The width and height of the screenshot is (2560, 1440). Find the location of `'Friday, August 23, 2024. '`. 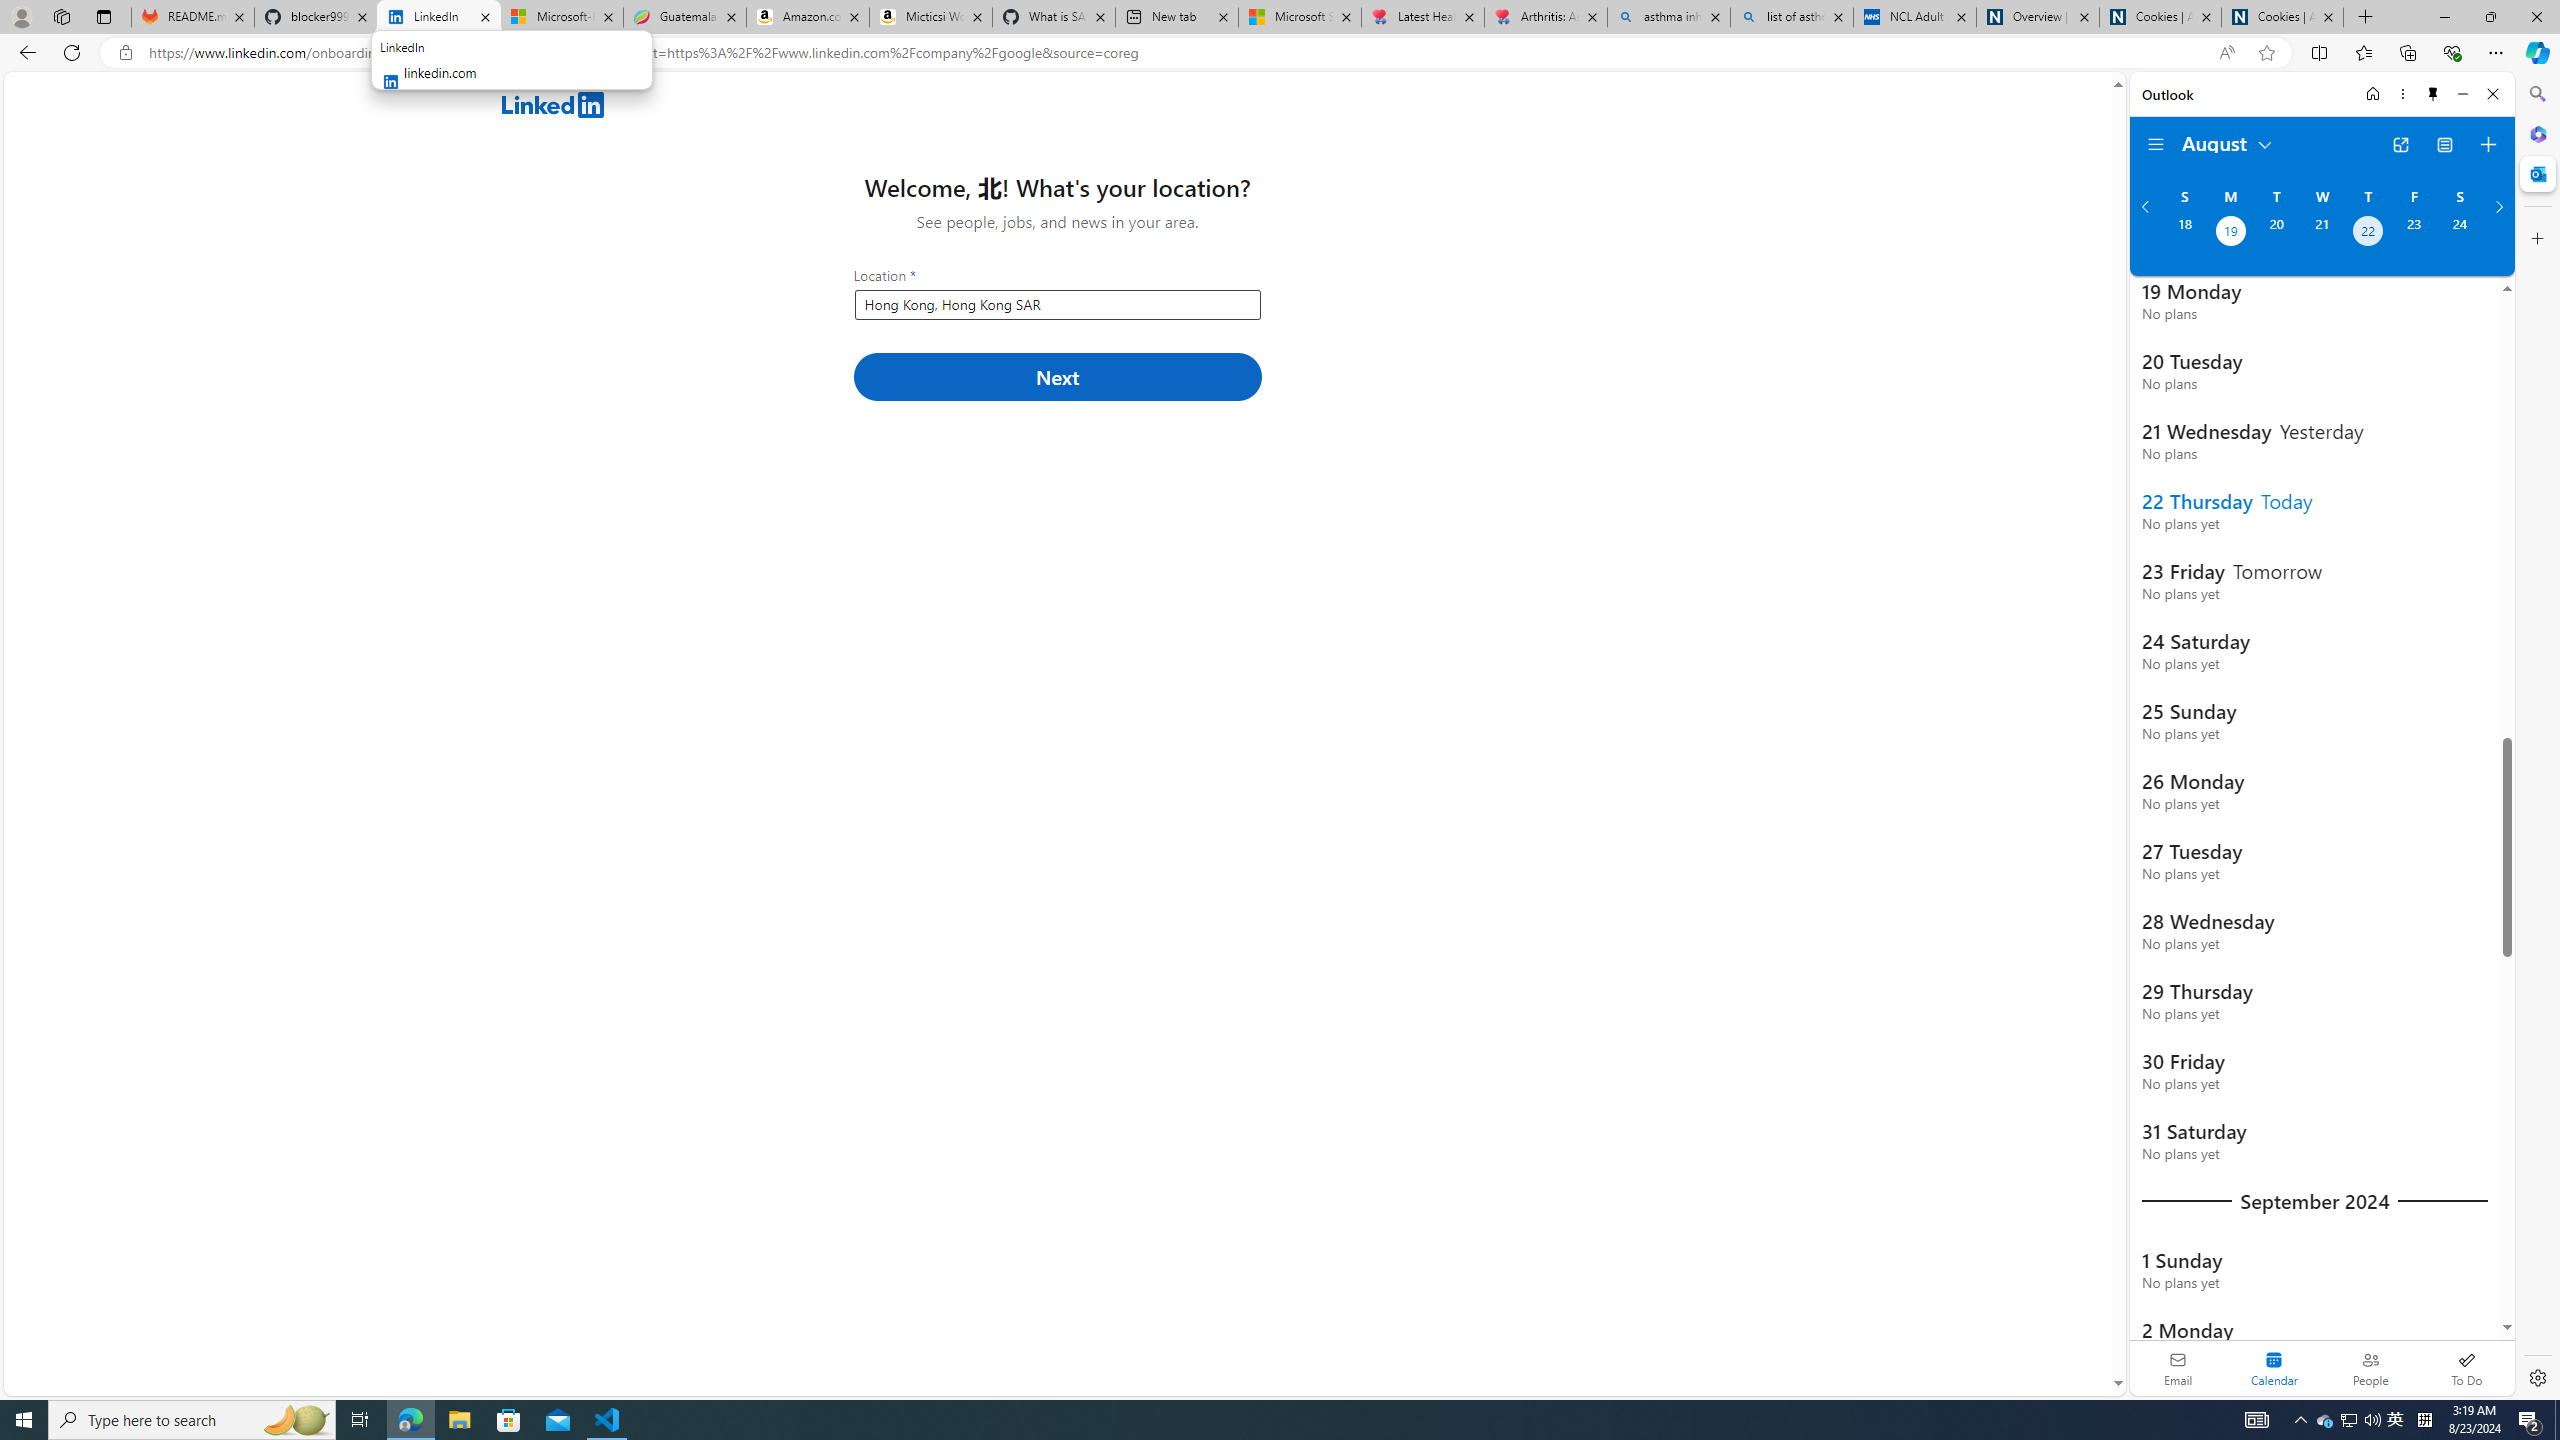

'Friday, August 23, 2024. ' is located at coordinates (2413, 233).